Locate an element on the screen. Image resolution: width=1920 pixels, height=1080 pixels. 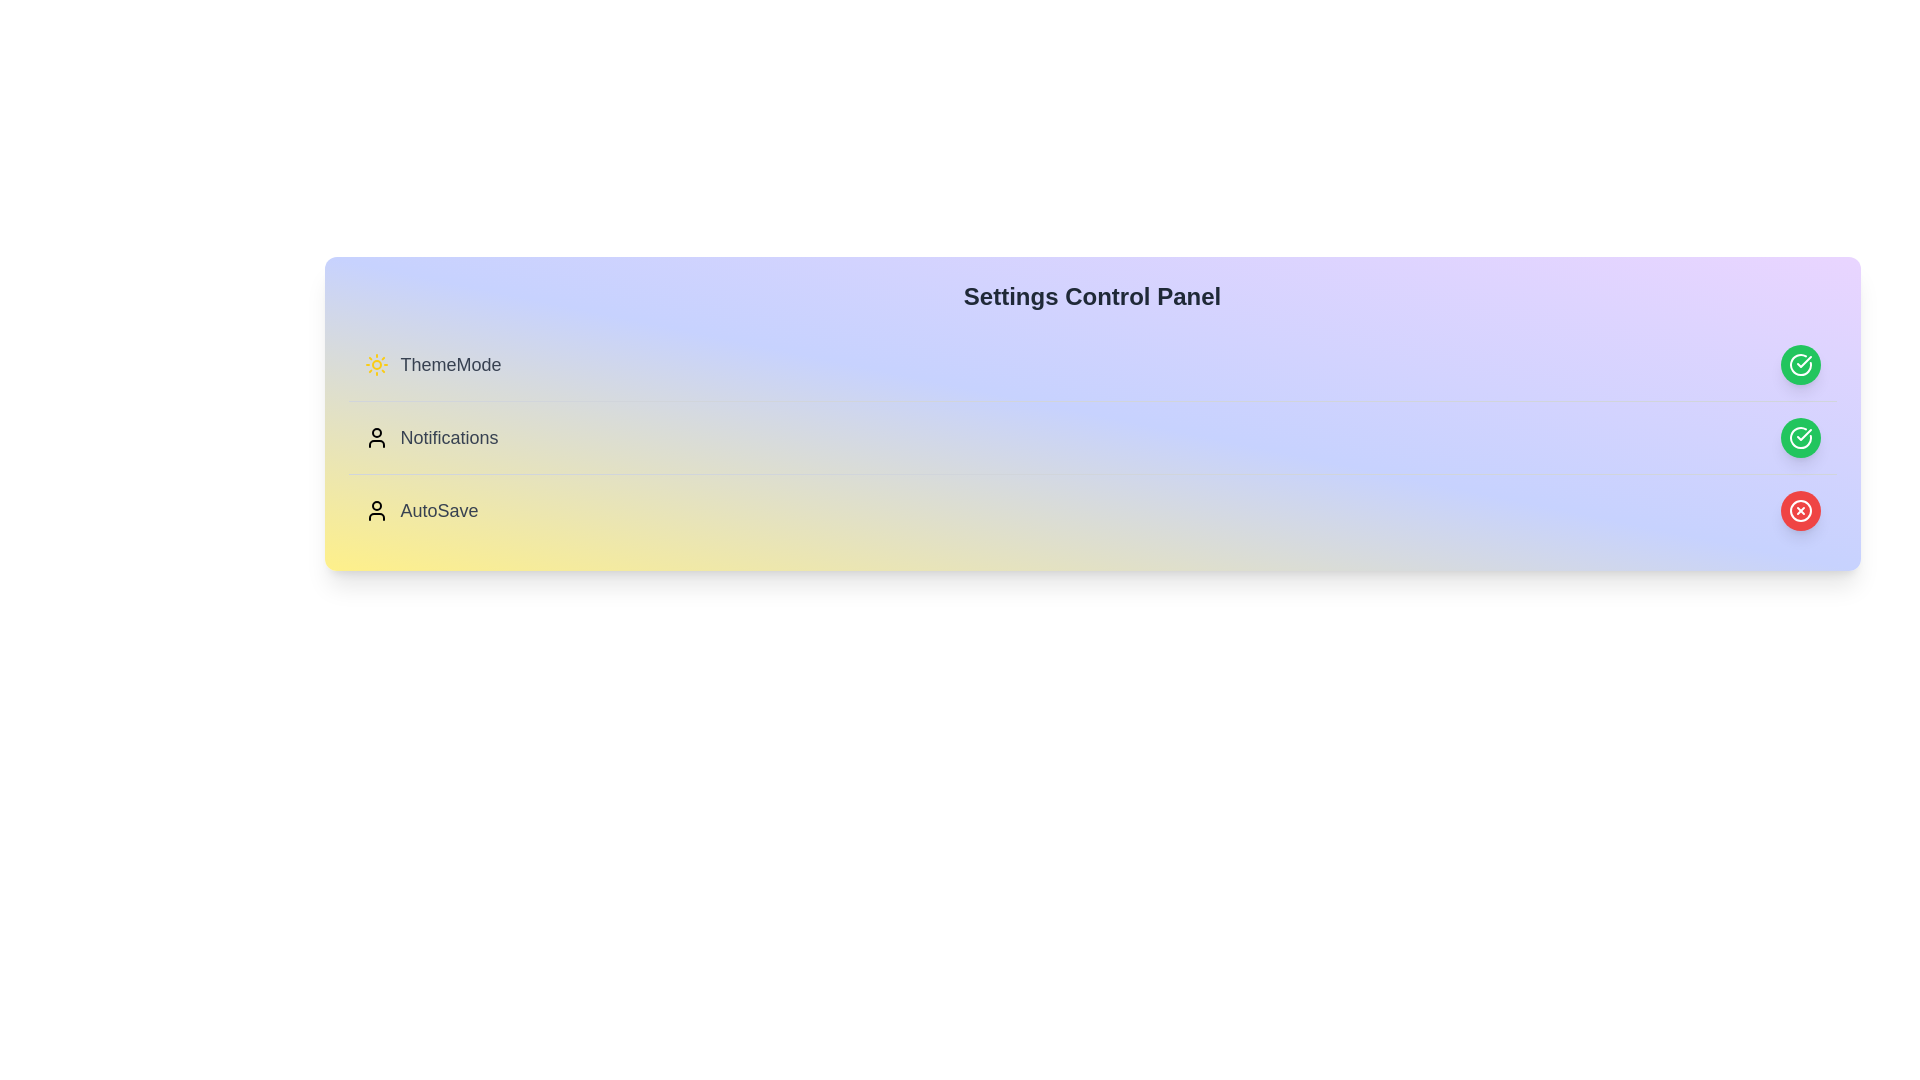
button associated with Notifications to toggle its state is located at coordinates (1800, 437).